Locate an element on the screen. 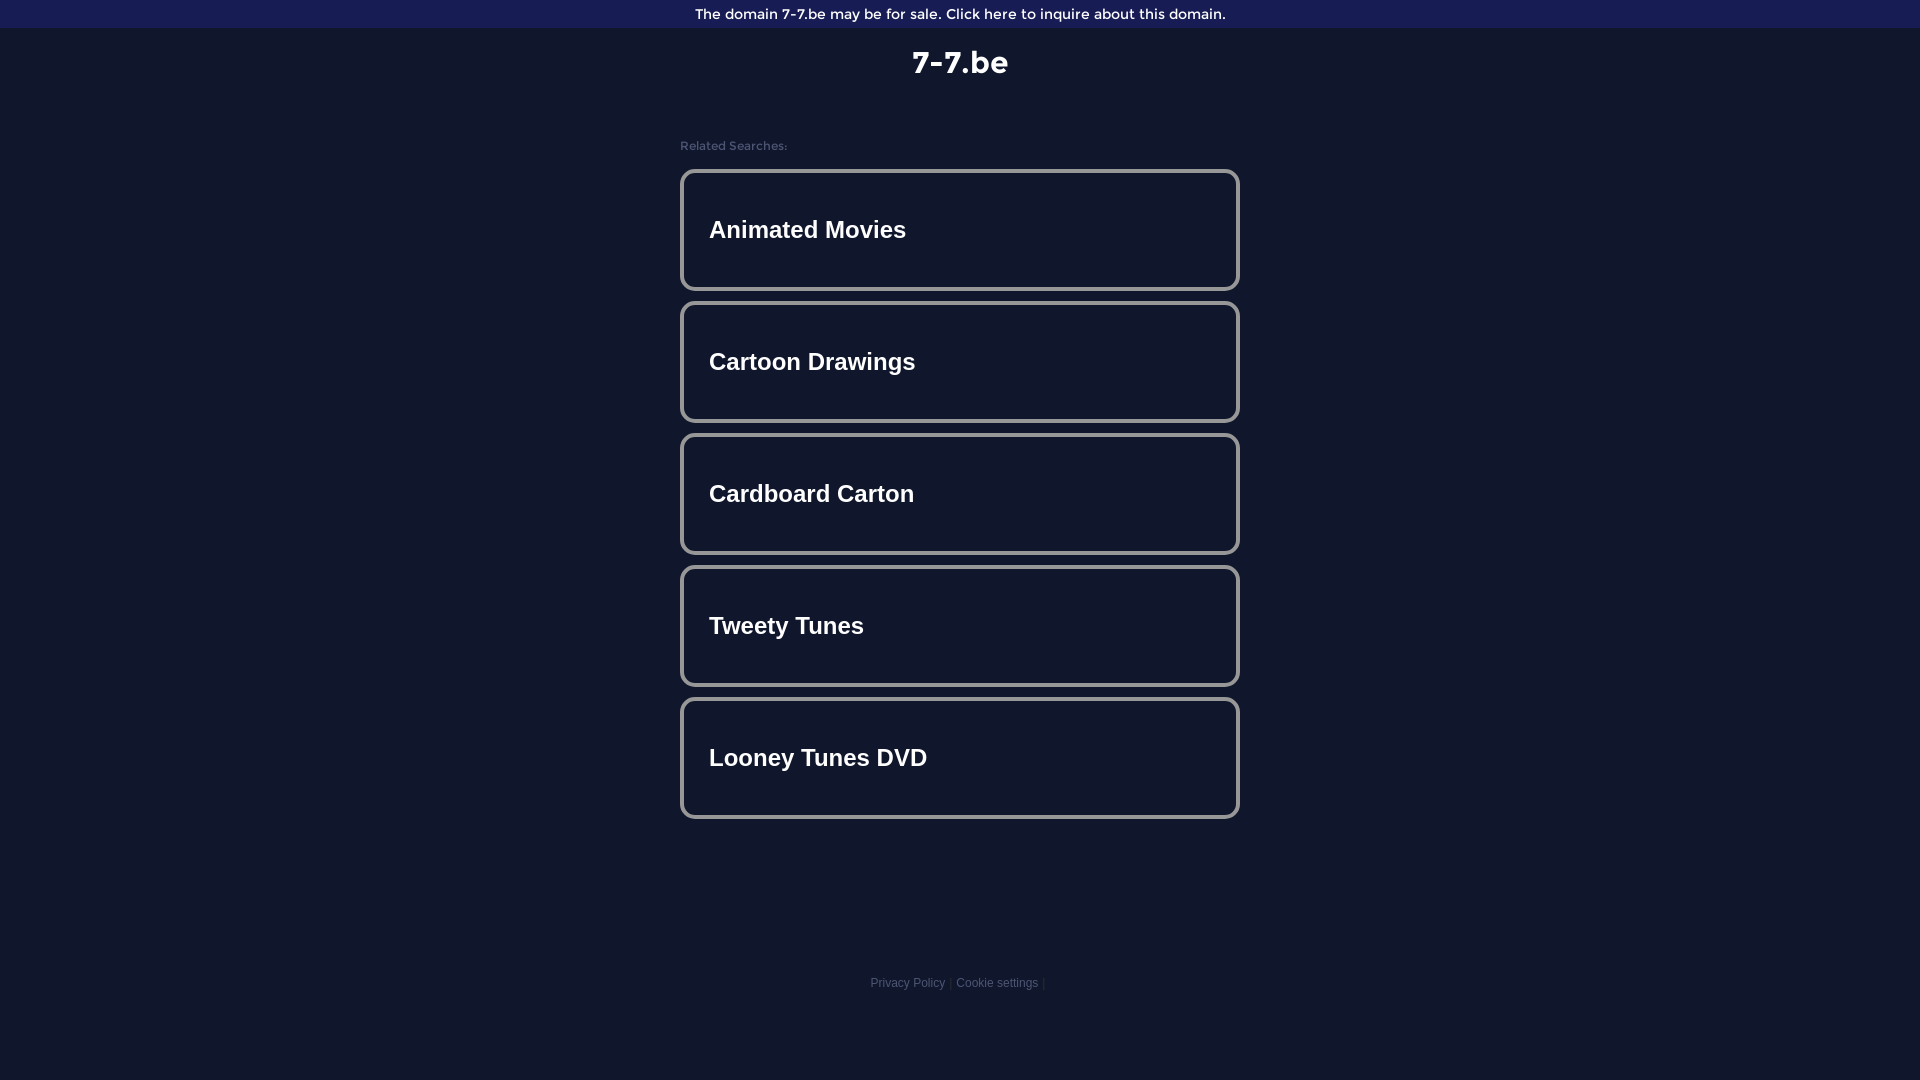  'Cardboard Carton' is located at coordinates (960, 493).